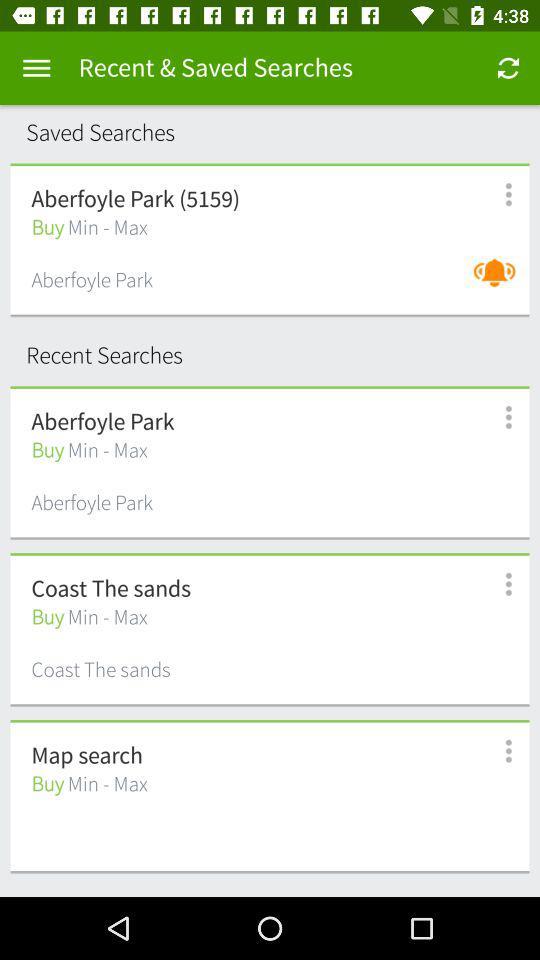 The image size is (540, 960). I want to click on icon next to aberfoyle park item, so click(498, 282).